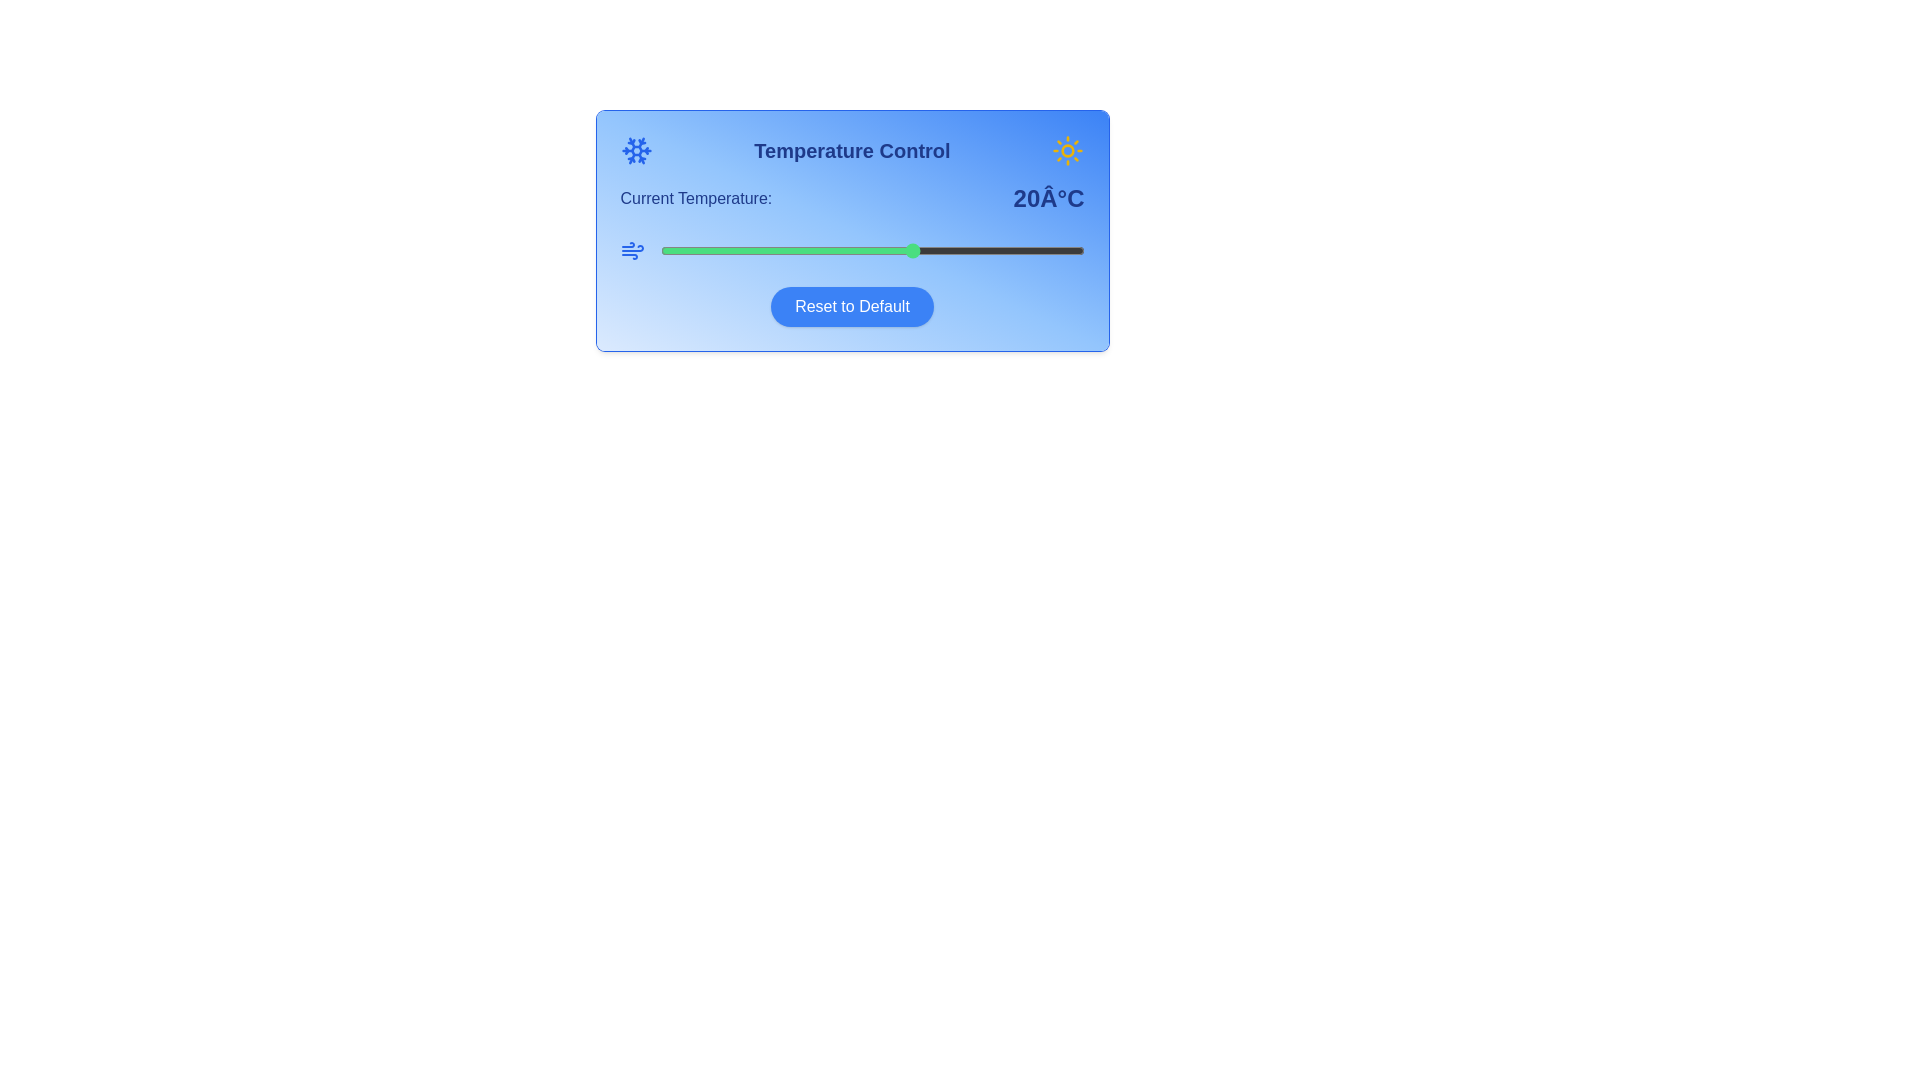 This screenshot has width=1920, height=1080. I want to click on the reset button located in the bottom section of the 'Temperature Control' card interface, so click(852, 307).